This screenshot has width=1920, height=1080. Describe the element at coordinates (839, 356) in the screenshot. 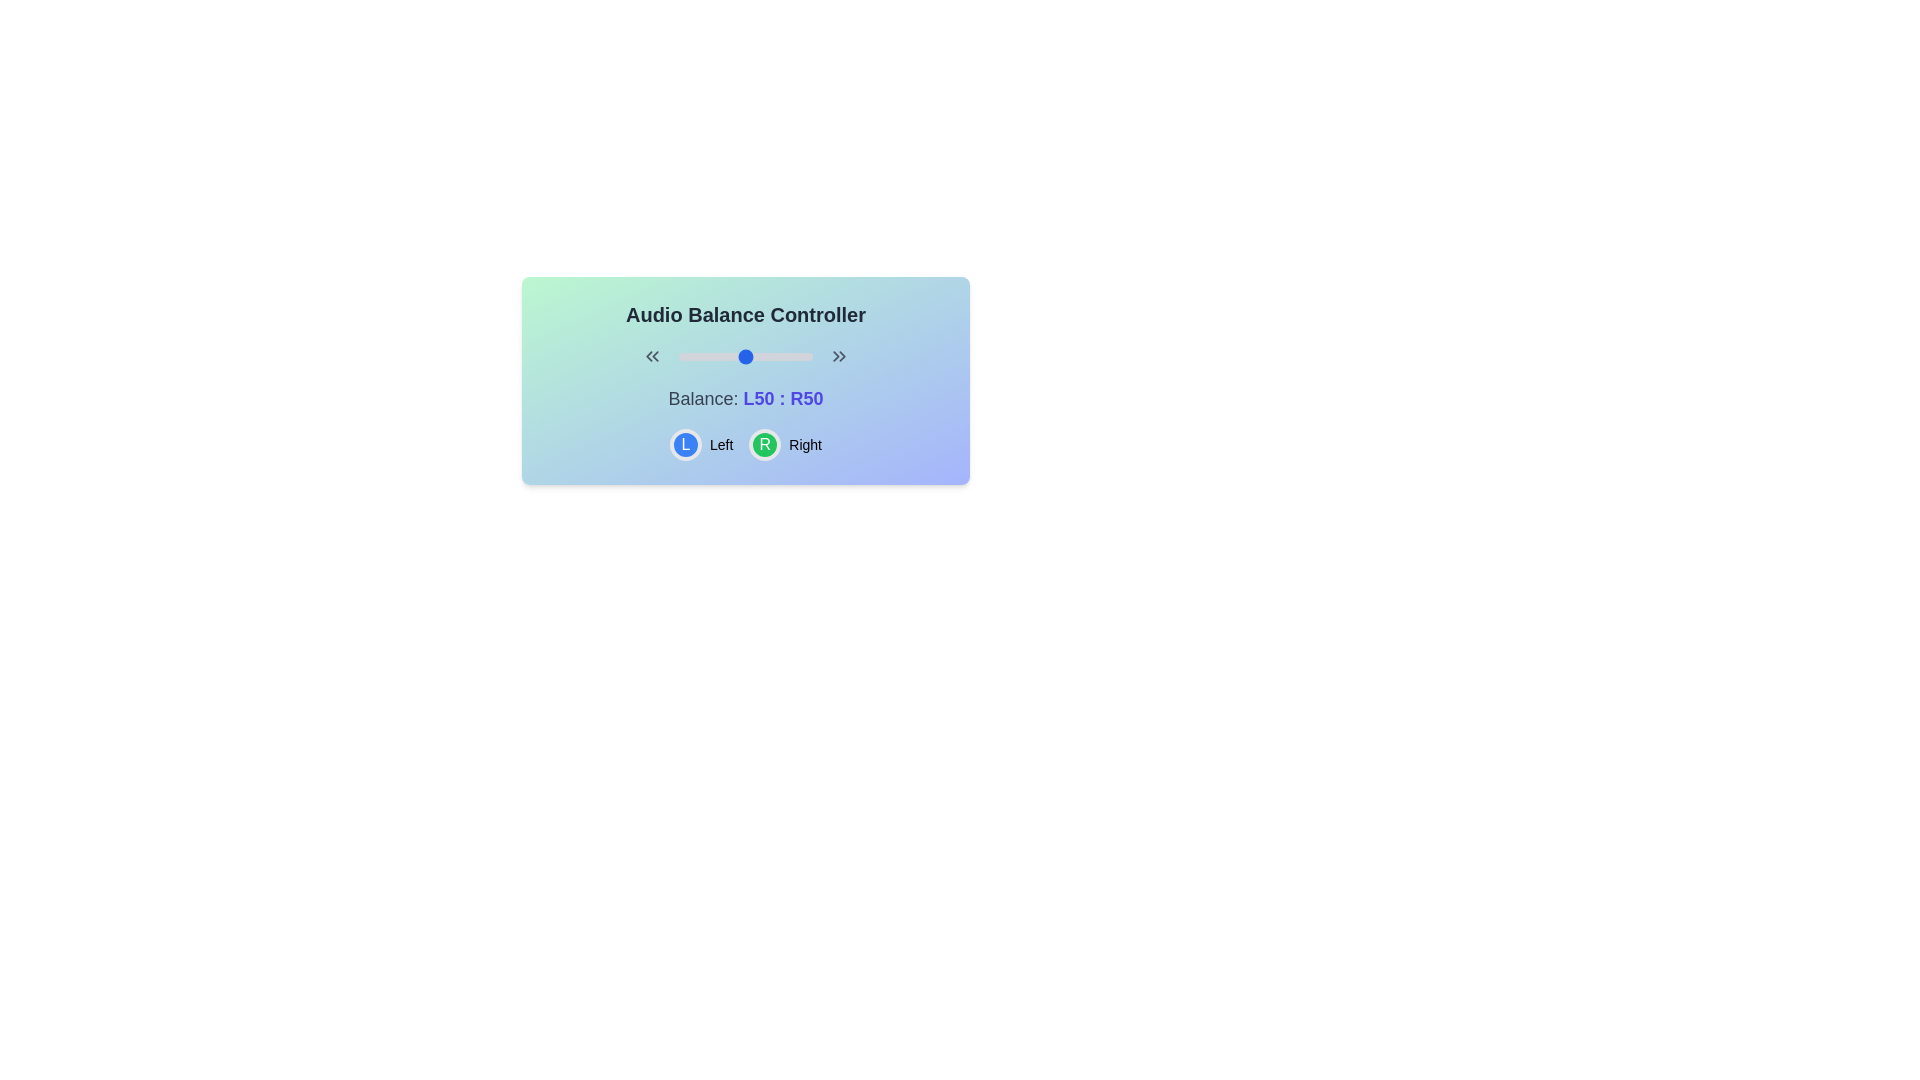

I see `the right chevron icon to adjust the audio balance` at that location.